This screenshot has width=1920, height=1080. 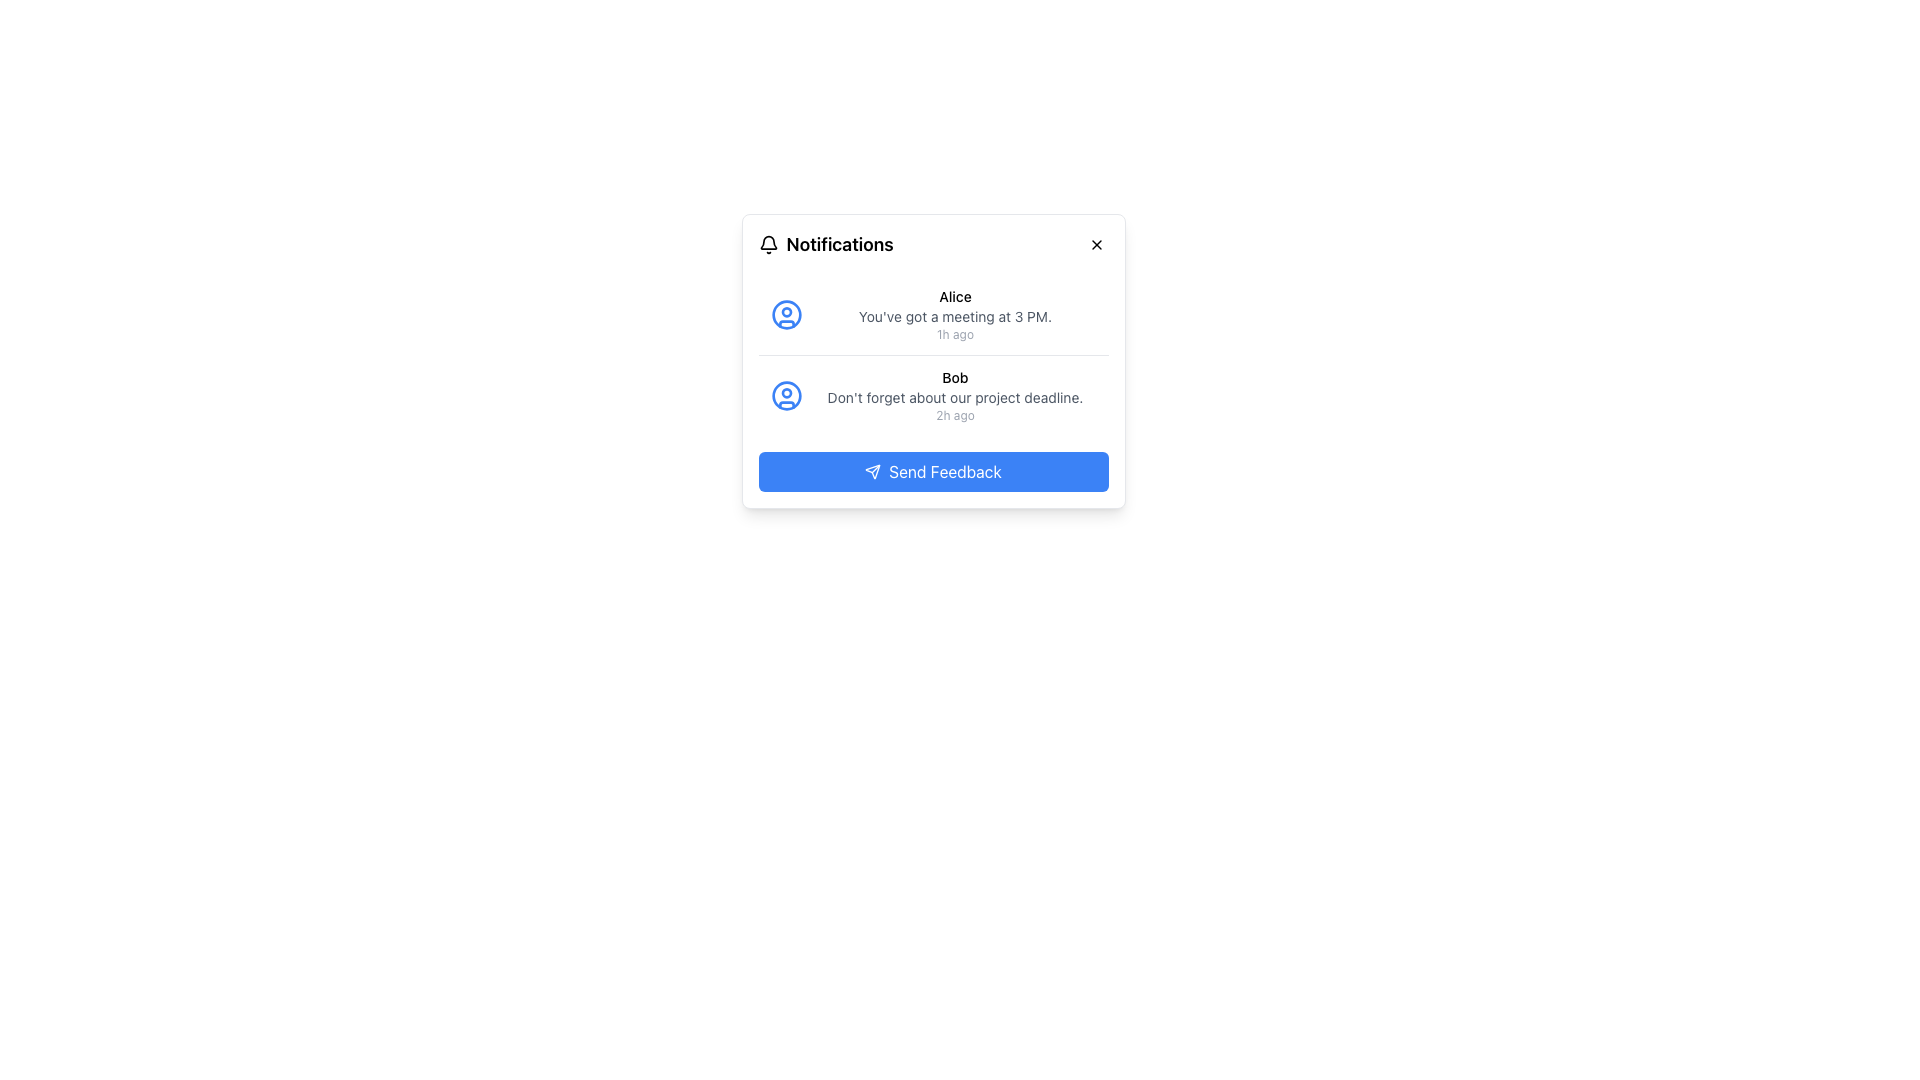 What do you see at coordinates (954, 396) in the screenshot?
I see `the notification message from 'Bob' that displays the content 'Don't forget about our project deadline.'` at bounding box center [954, 396].